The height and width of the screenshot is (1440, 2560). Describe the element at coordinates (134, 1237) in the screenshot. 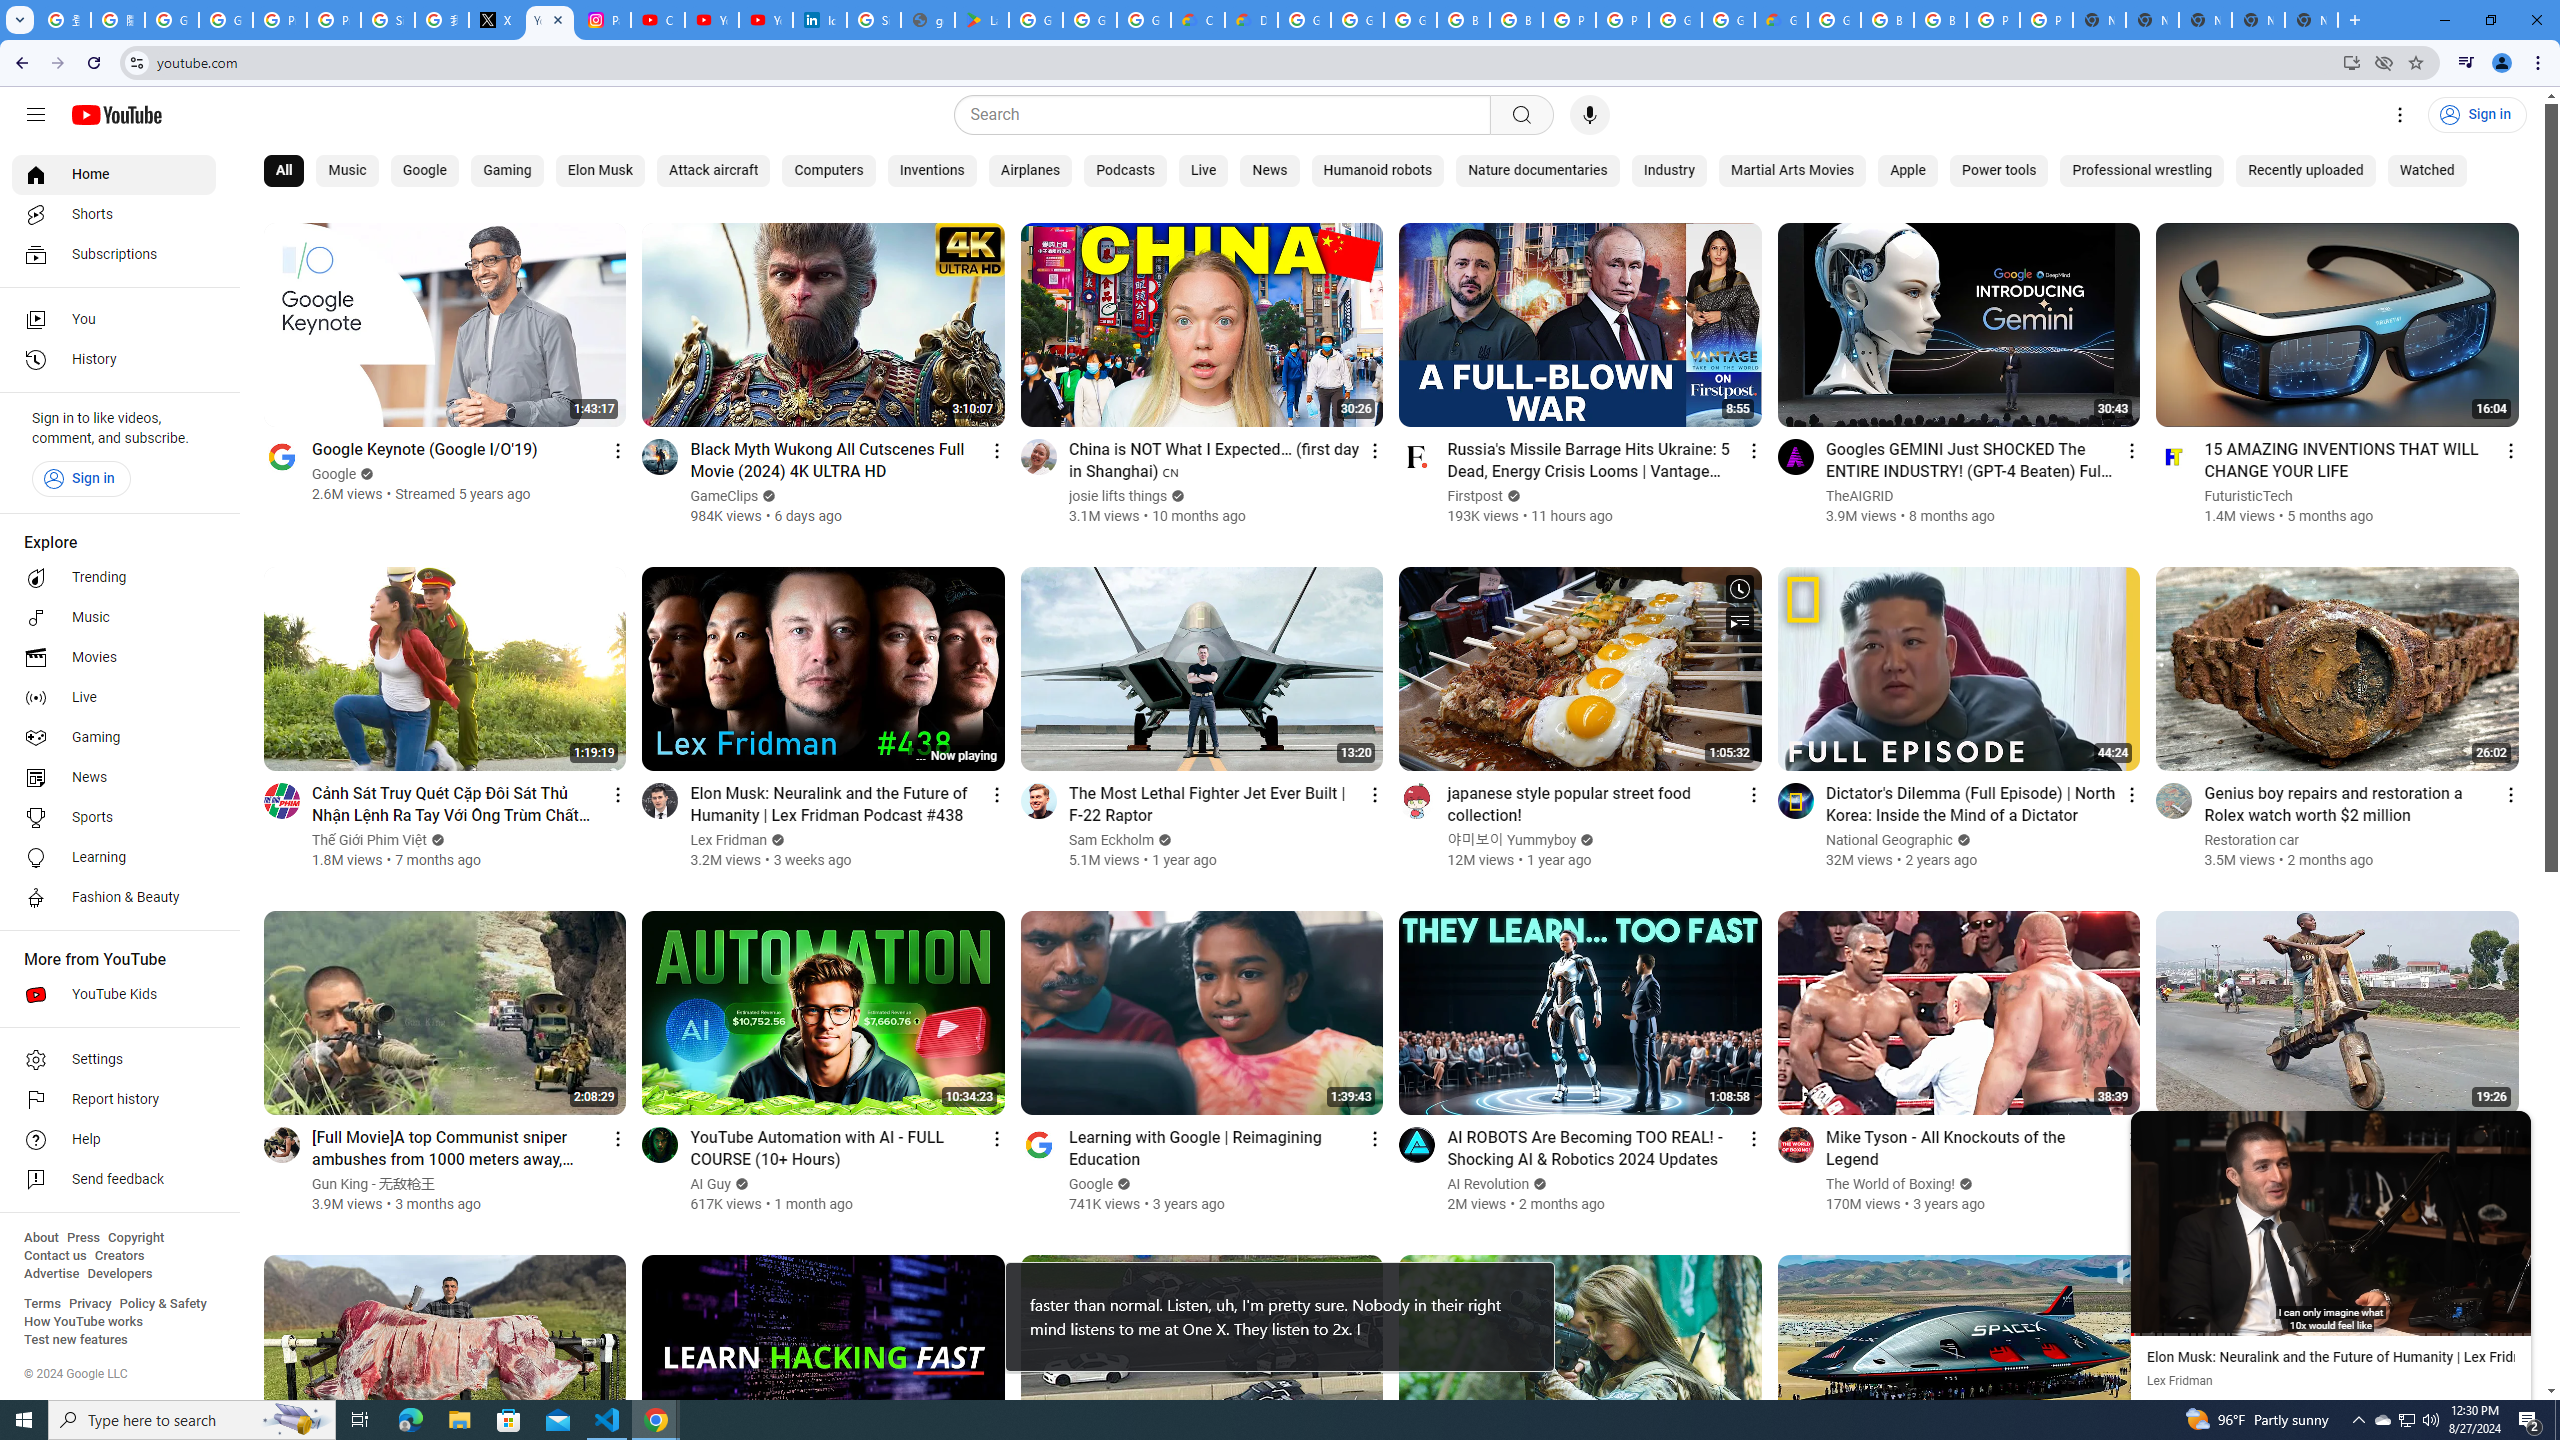

I see `'Copyright'` at that location.